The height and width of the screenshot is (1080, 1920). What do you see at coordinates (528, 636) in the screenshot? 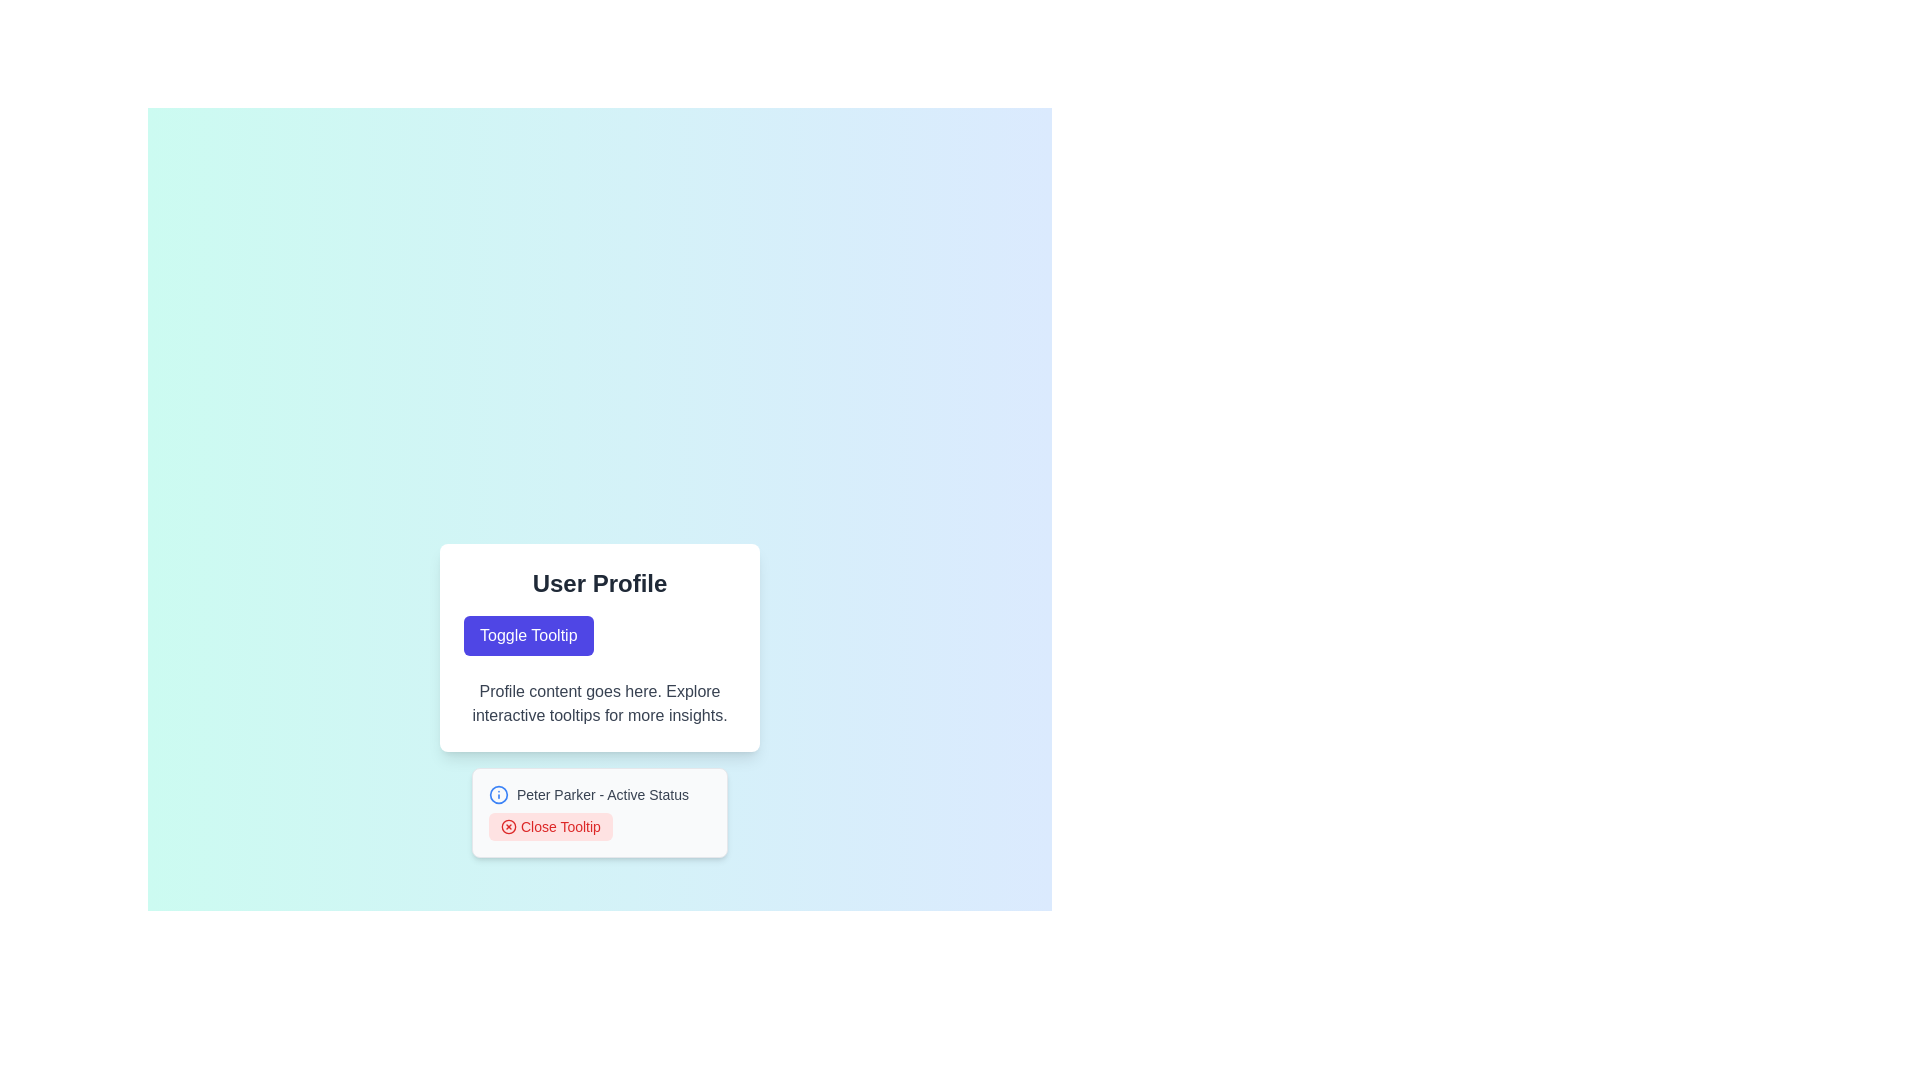
I see `the button located in the 'User Profile' modal` at bounding box center [528, 636].